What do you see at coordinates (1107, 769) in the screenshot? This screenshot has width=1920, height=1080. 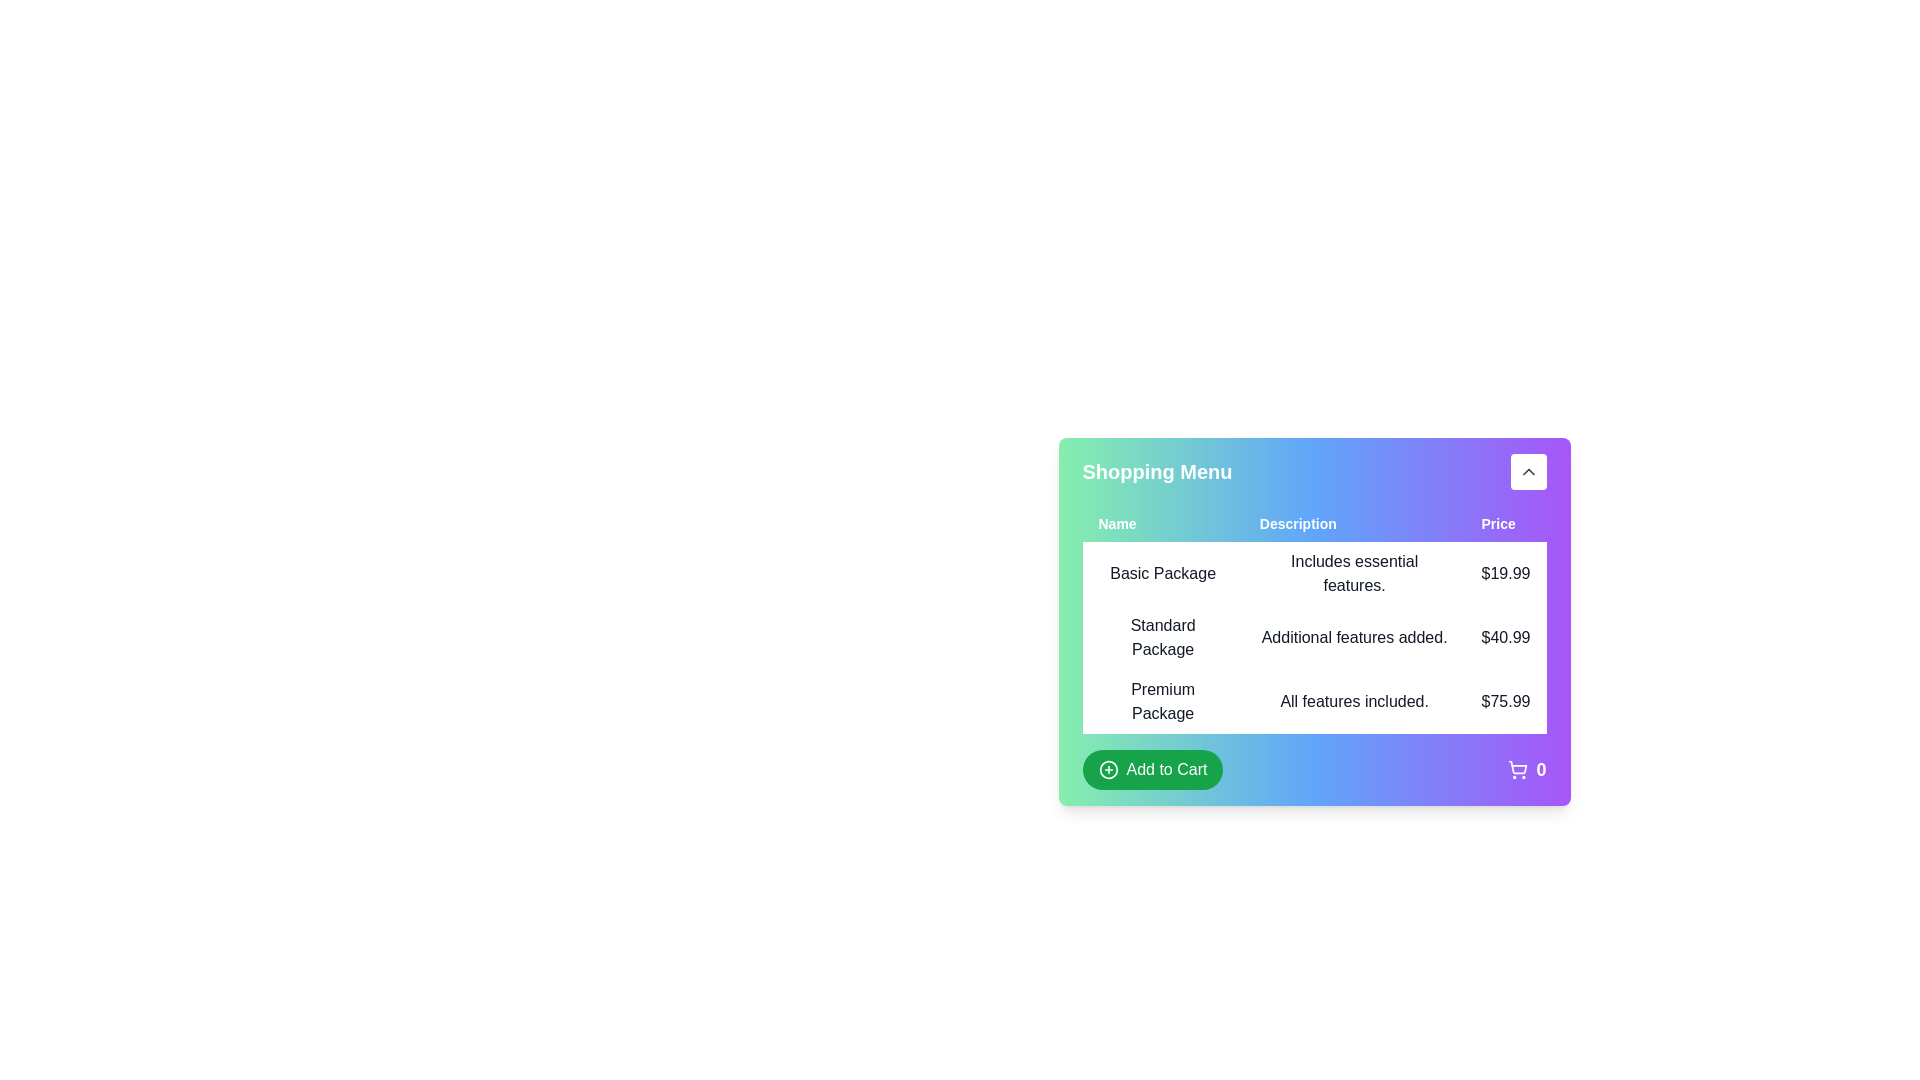 I see `the graphical circle element that is part of the 'Add to Cart' button, which enhances the button's recognizability and appeal` at bounding box center [1107, 769].